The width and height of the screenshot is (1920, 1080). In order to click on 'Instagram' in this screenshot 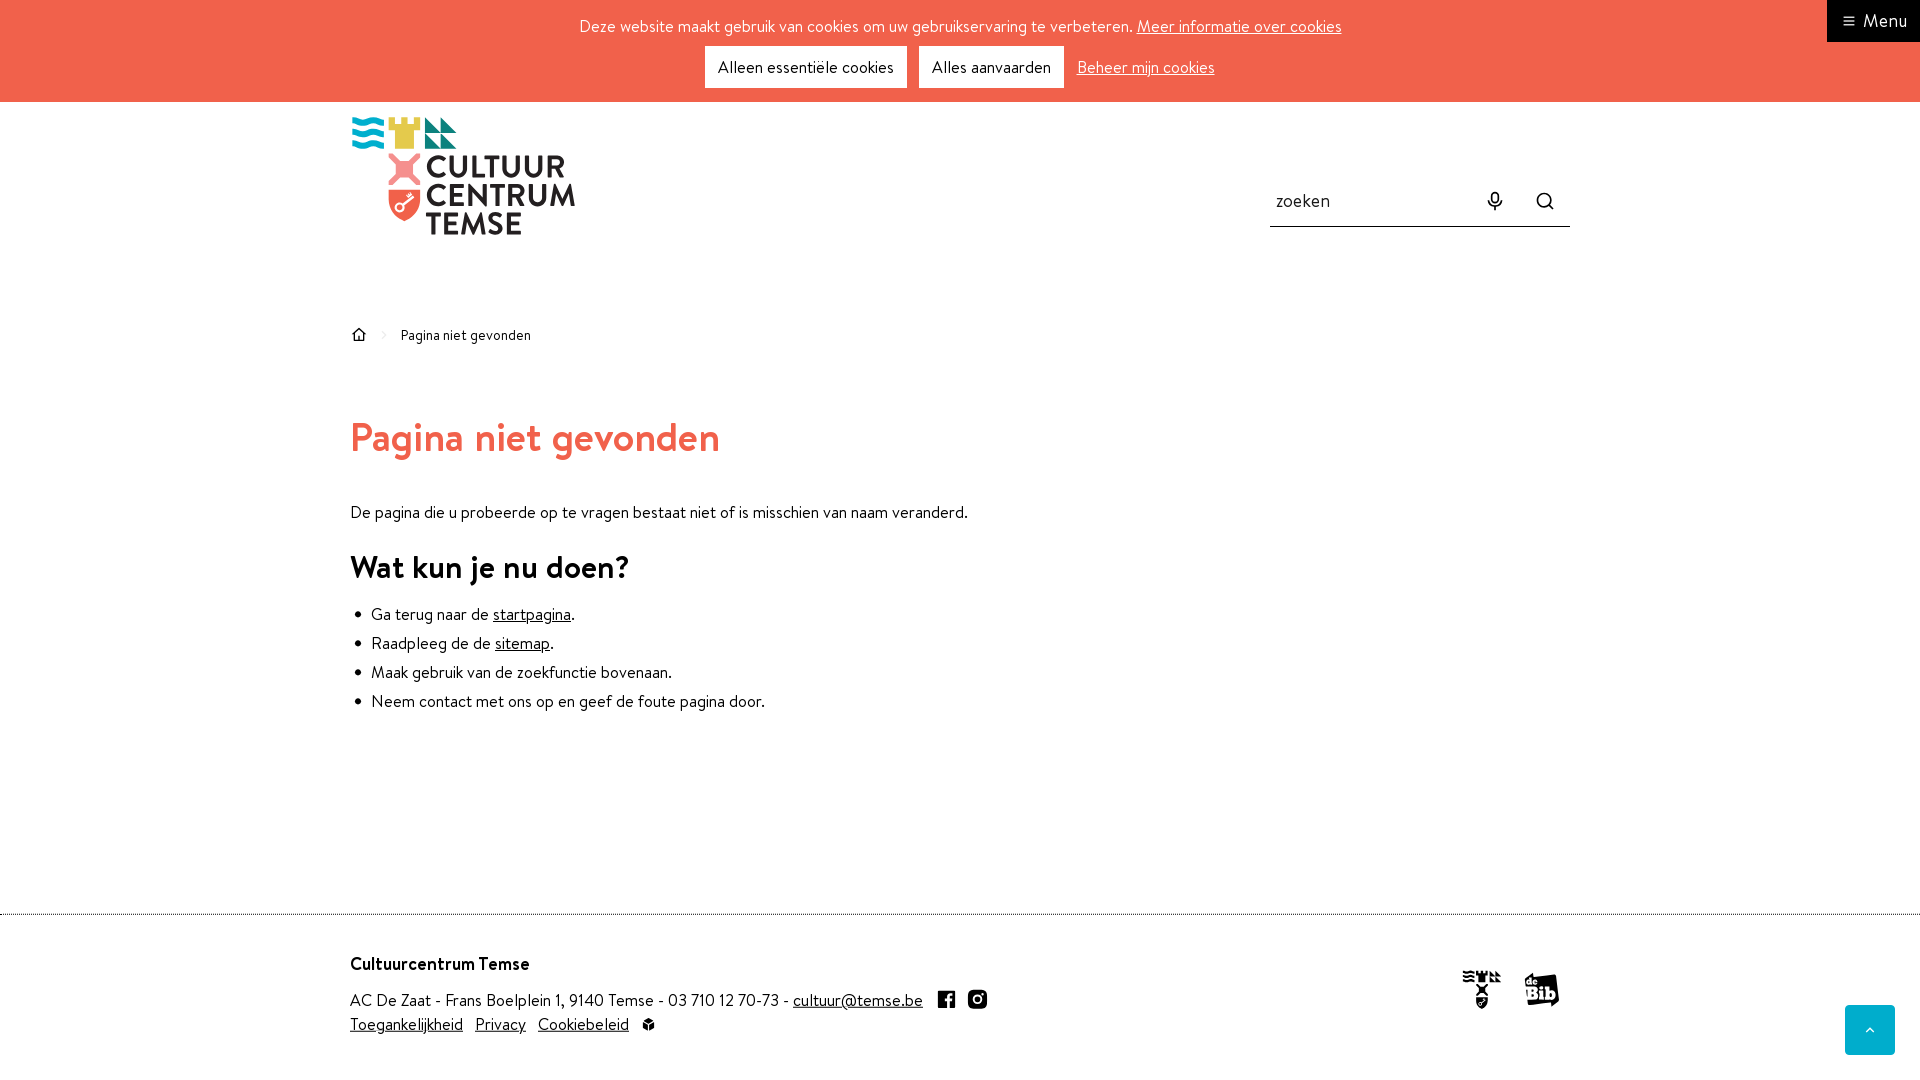, I will do `click(977, 999)`.